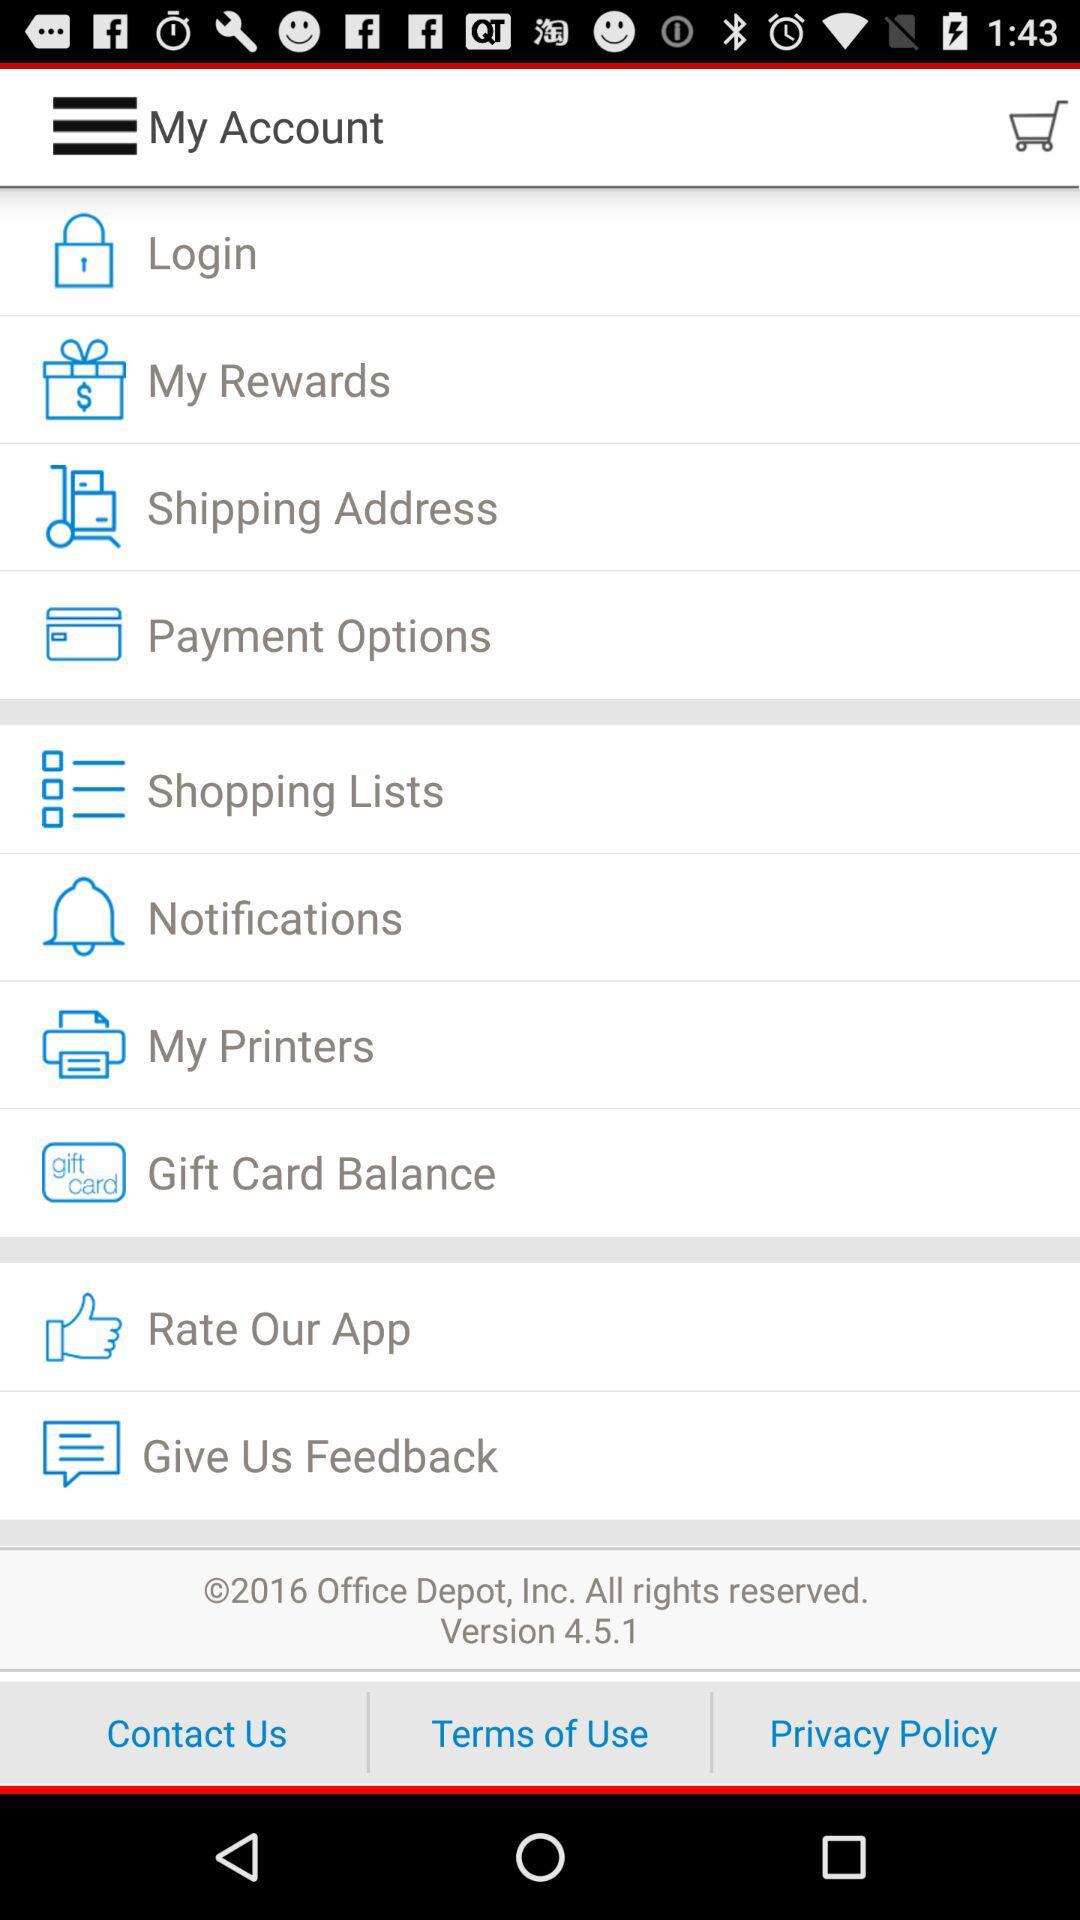 This screenshot has width=1080, height=1920. I want to click on the app below rate our app, so click(540, 1454).